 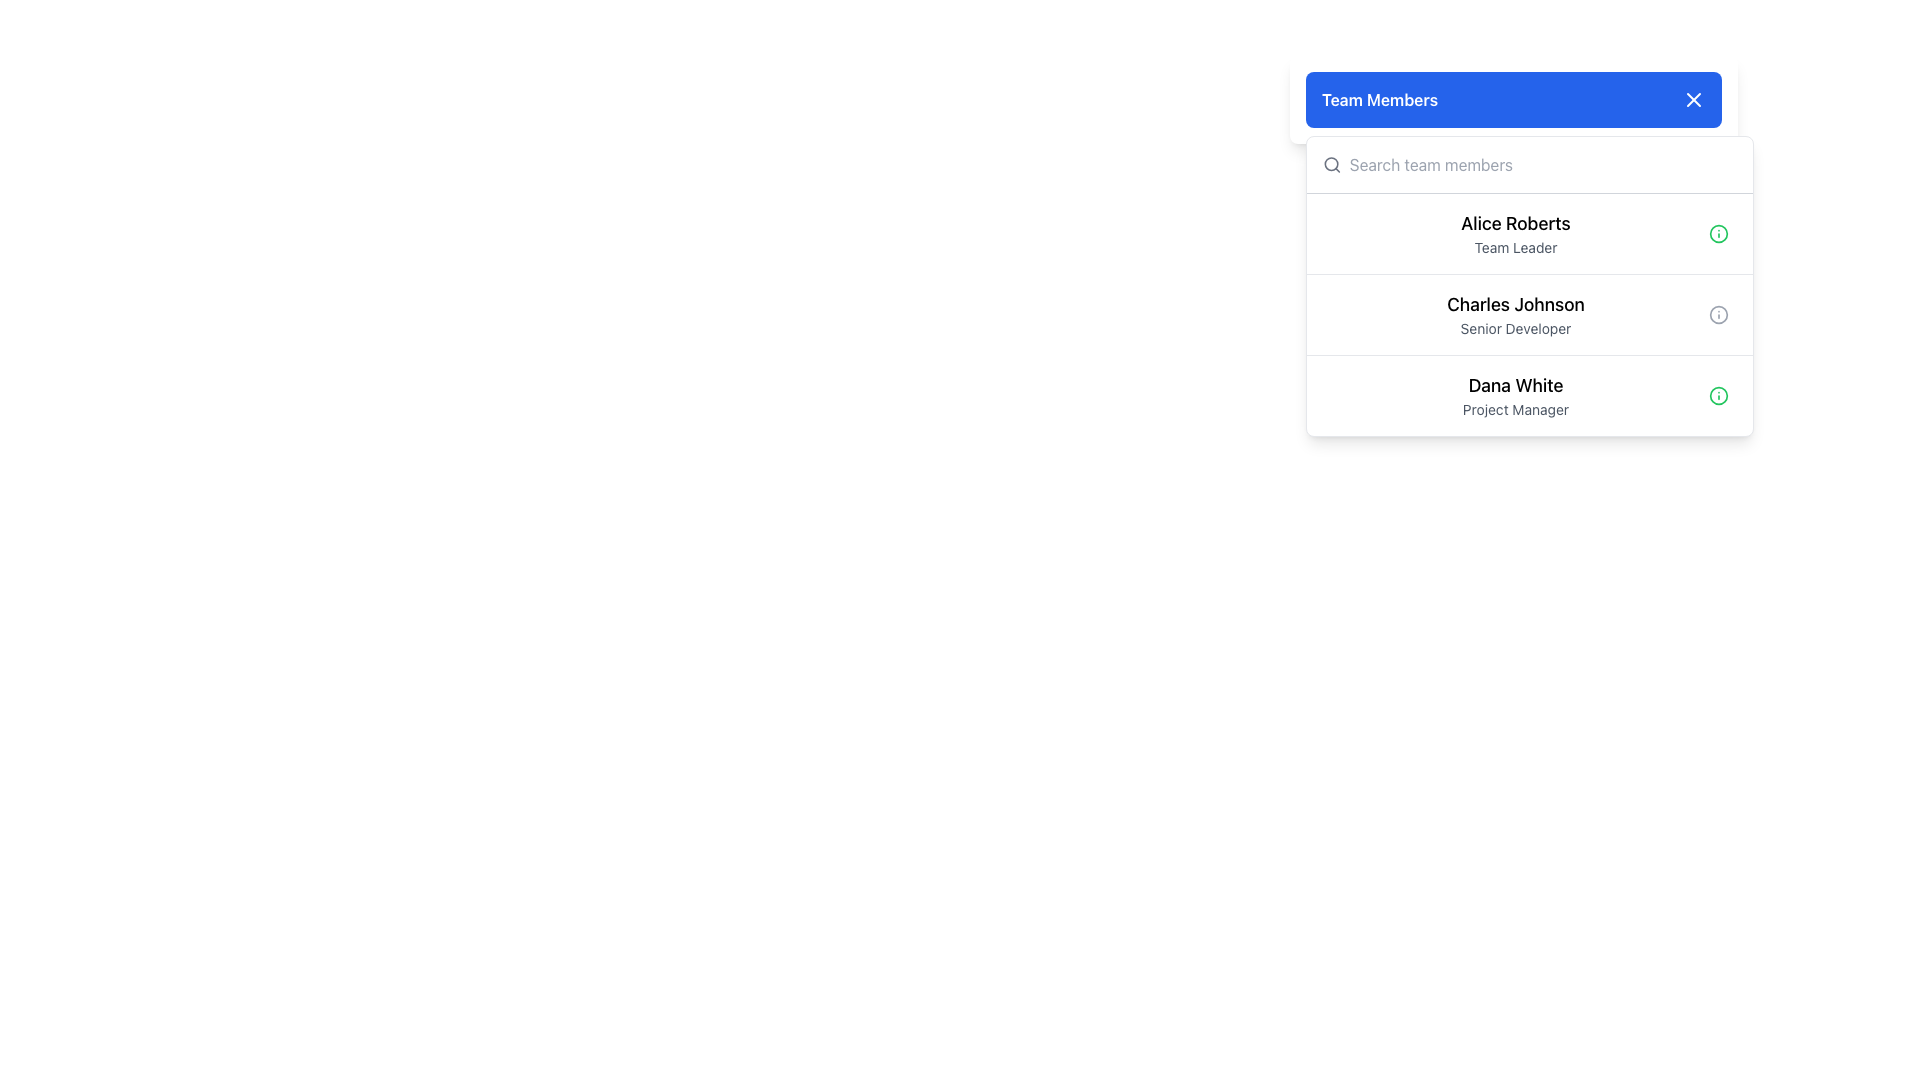 I want to click on the first list item under 'Team Members', so click(x=1529, y=233).